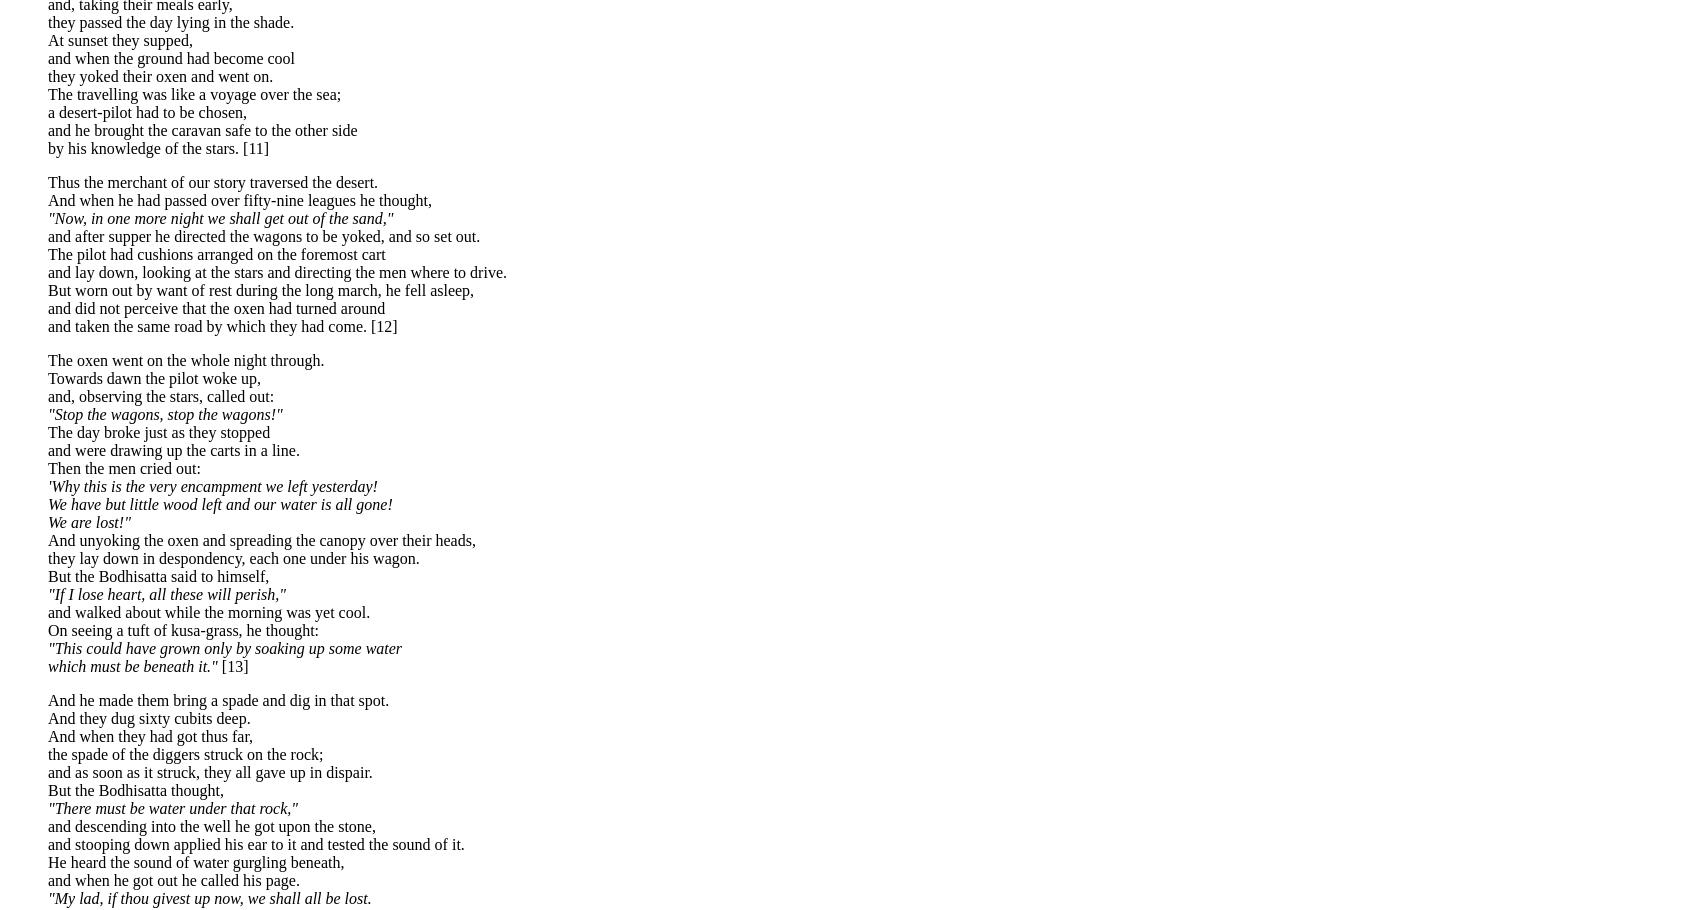 The width and height of the screenshot is (1700, 910). I want to click on '"There must be water  under that  rock,"', so click(47, 806).